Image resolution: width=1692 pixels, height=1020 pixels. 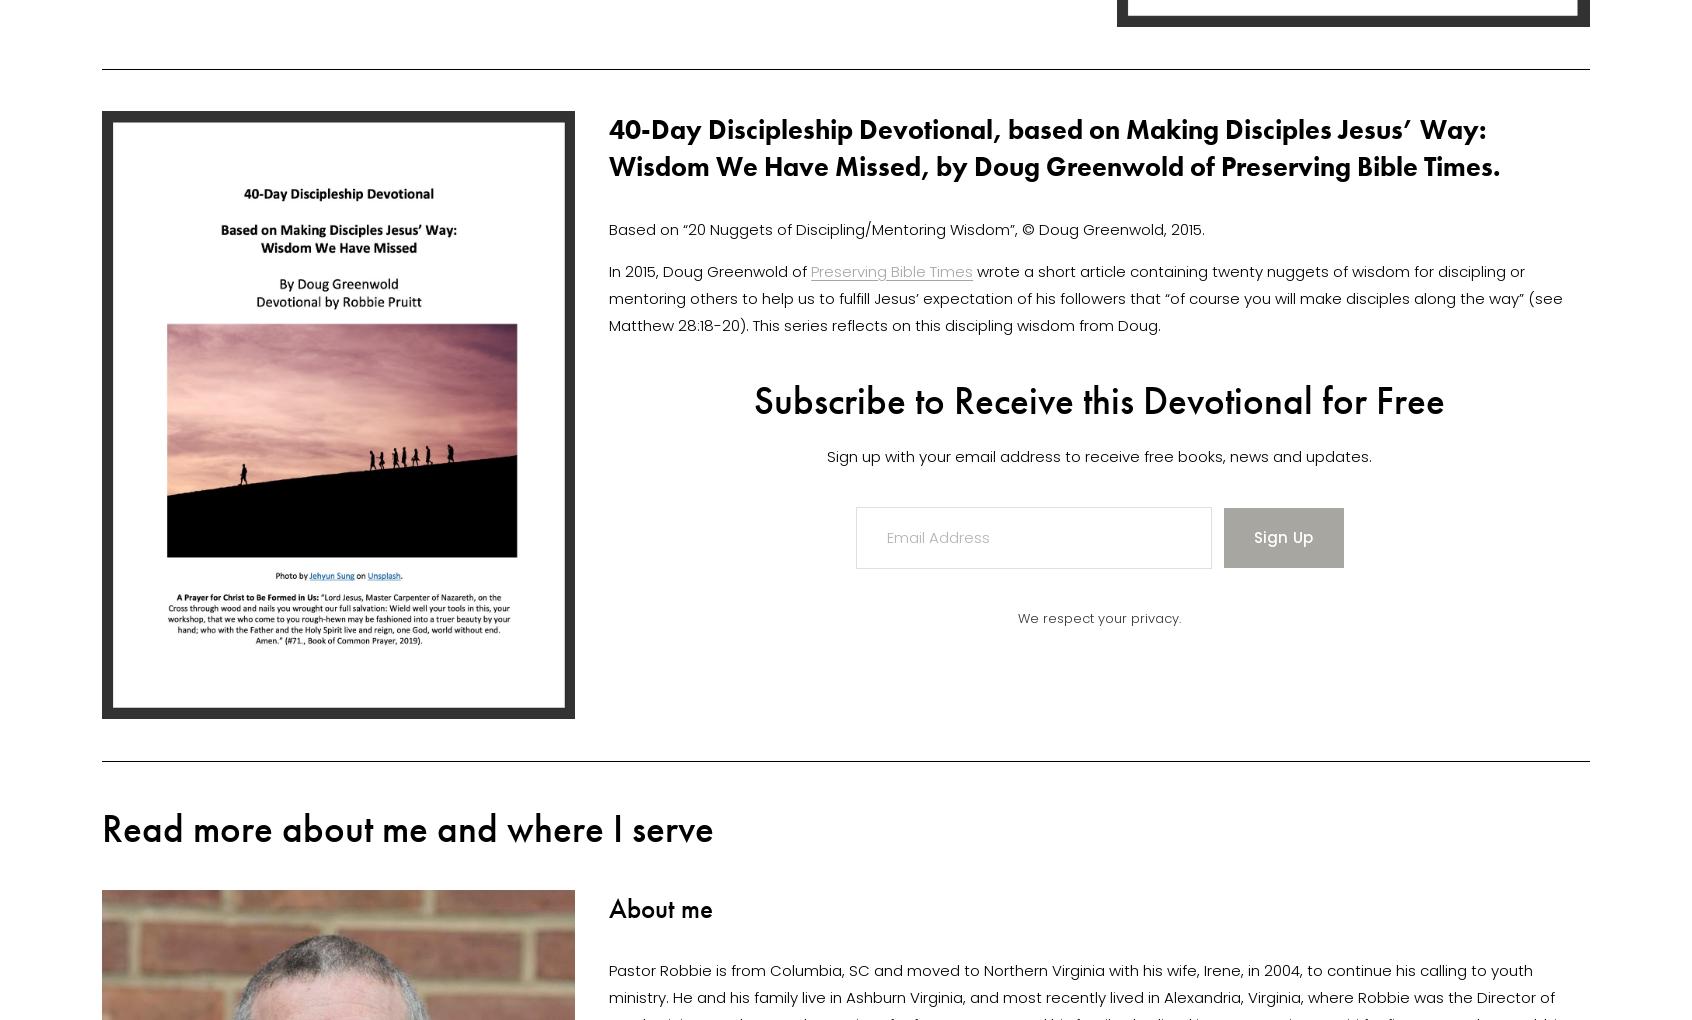 I want to click on 'In 2015, Doug Greenwold of', so click(x=708, y=269).